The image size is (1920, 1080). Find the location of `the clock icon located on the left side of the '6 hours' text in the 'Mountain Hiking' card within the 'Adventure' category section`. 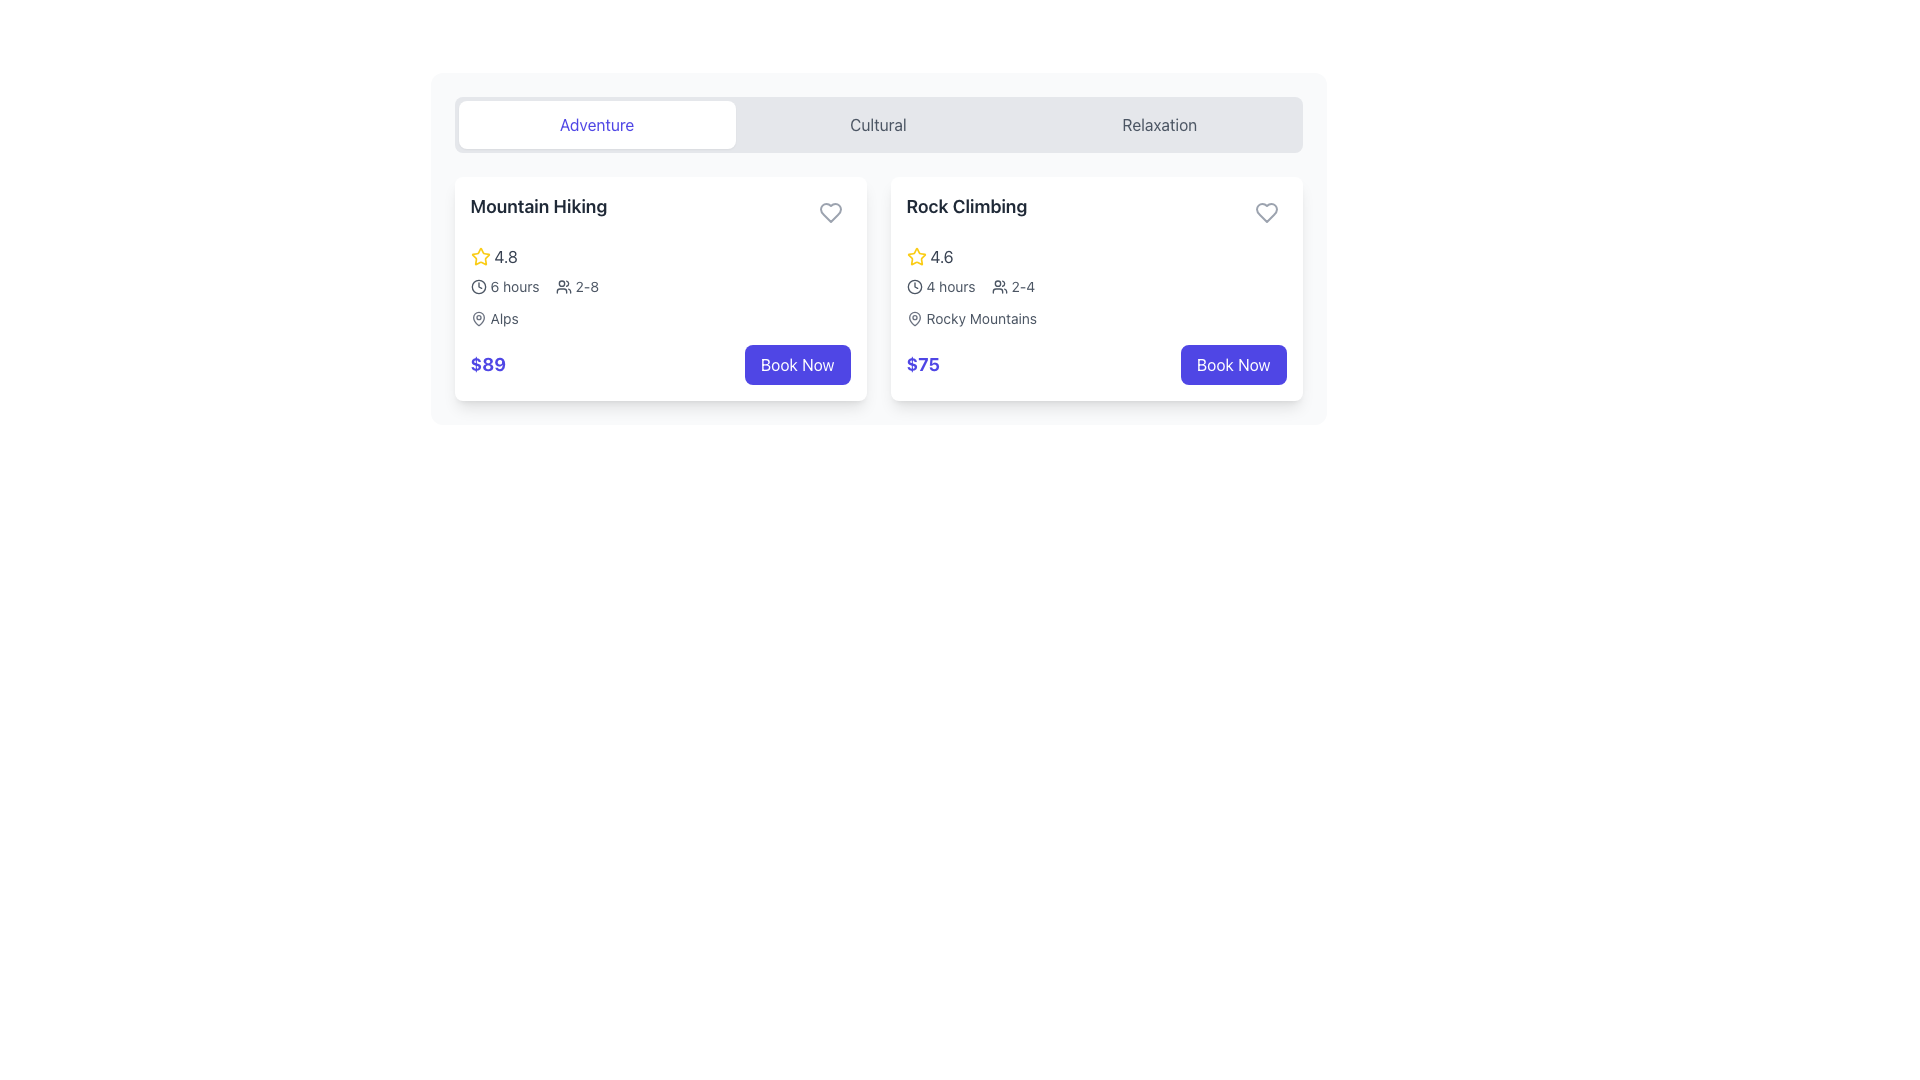

the clock icon located on the left side of the '6 hours' text in the 'Mountain Hiking' card within the 'Adventure' category section is located at coordinates (477, 286).